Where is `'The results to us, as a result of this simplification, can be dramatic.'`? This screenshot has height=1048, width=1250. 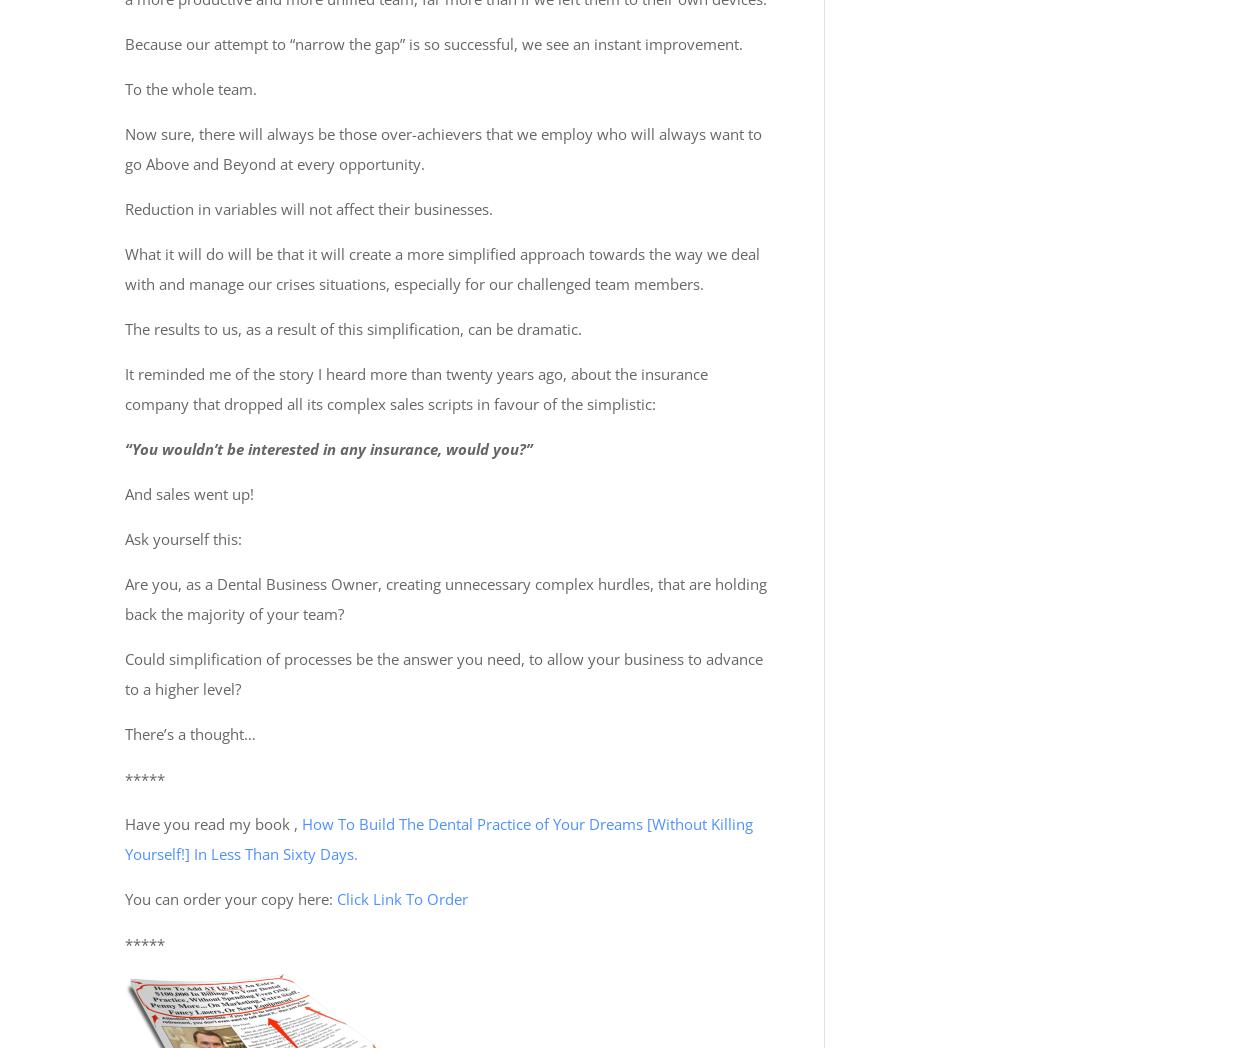 'The results to us, as a result of this simplification, can be dramatic.' is located at coordinates (352, 328).